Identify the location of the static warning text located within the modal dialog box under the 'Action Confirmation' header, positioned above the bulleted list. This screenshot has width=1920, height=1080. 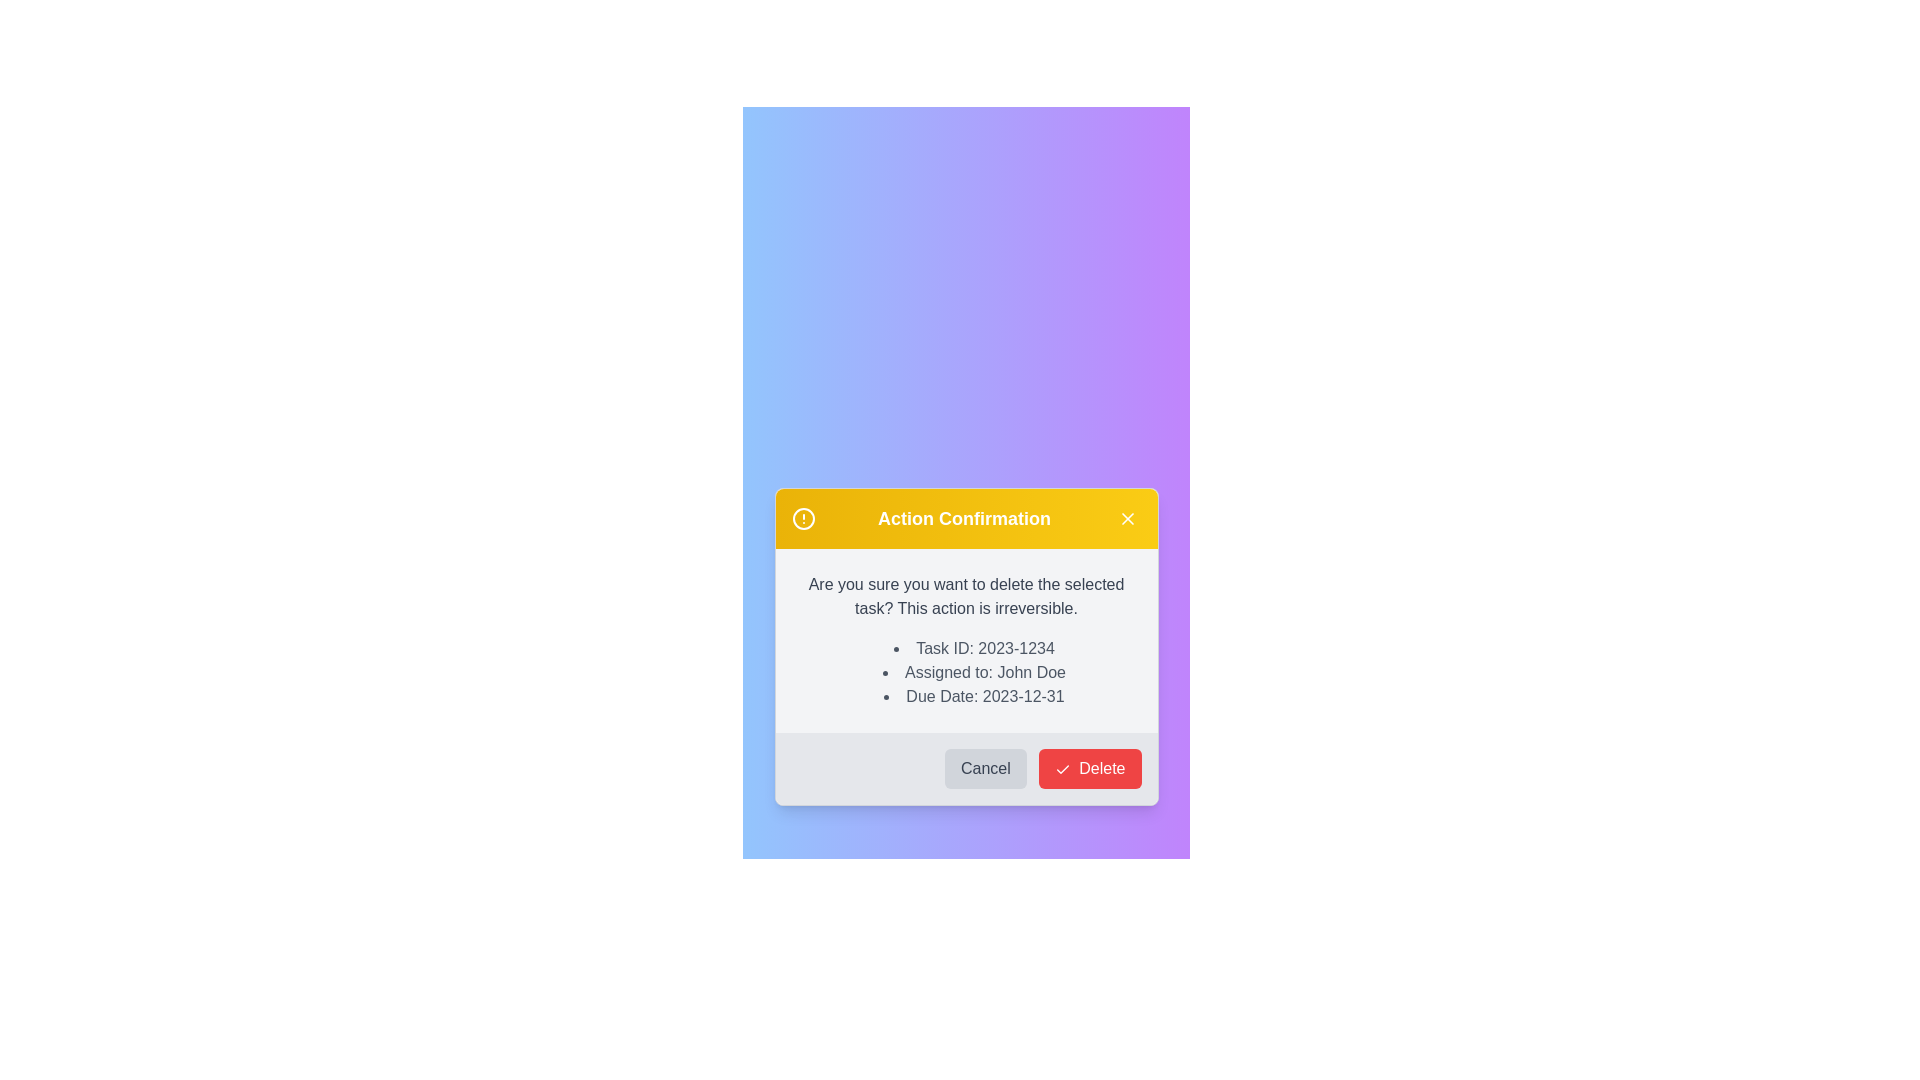
(966, 596).